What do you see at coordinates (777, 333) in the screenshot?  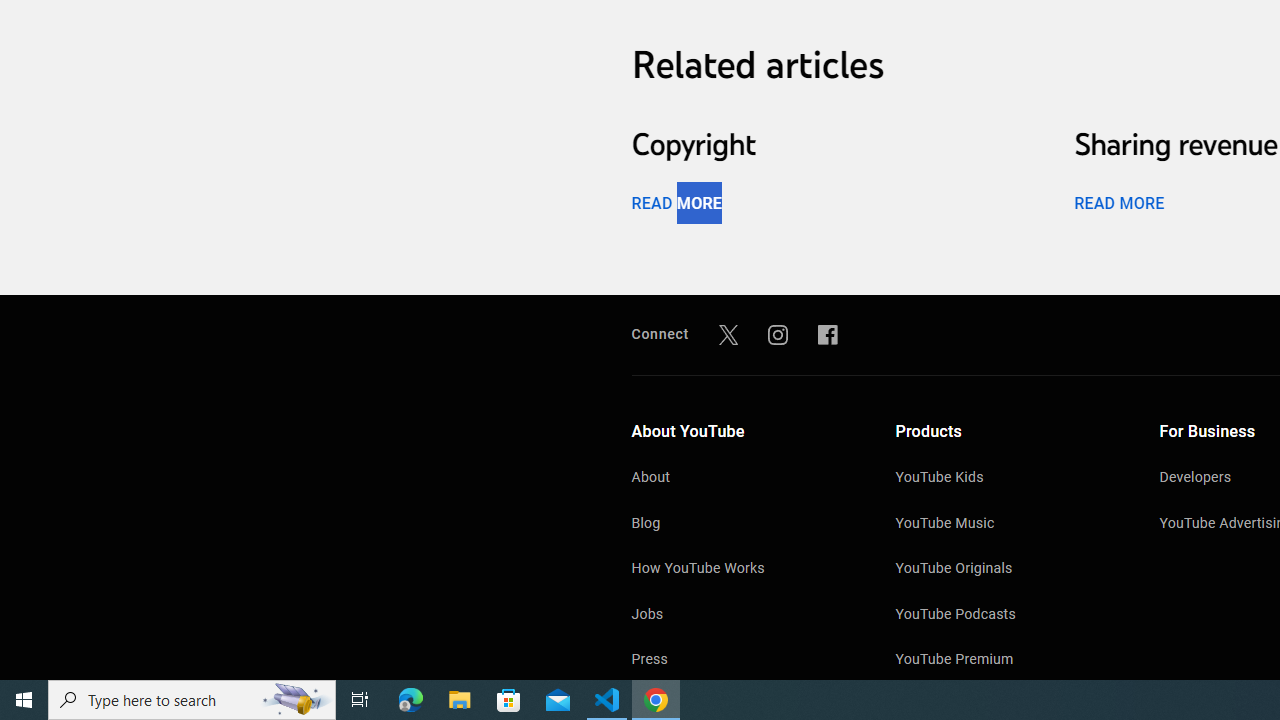 I see `'Instagram'` at bounding box center [777, 333].